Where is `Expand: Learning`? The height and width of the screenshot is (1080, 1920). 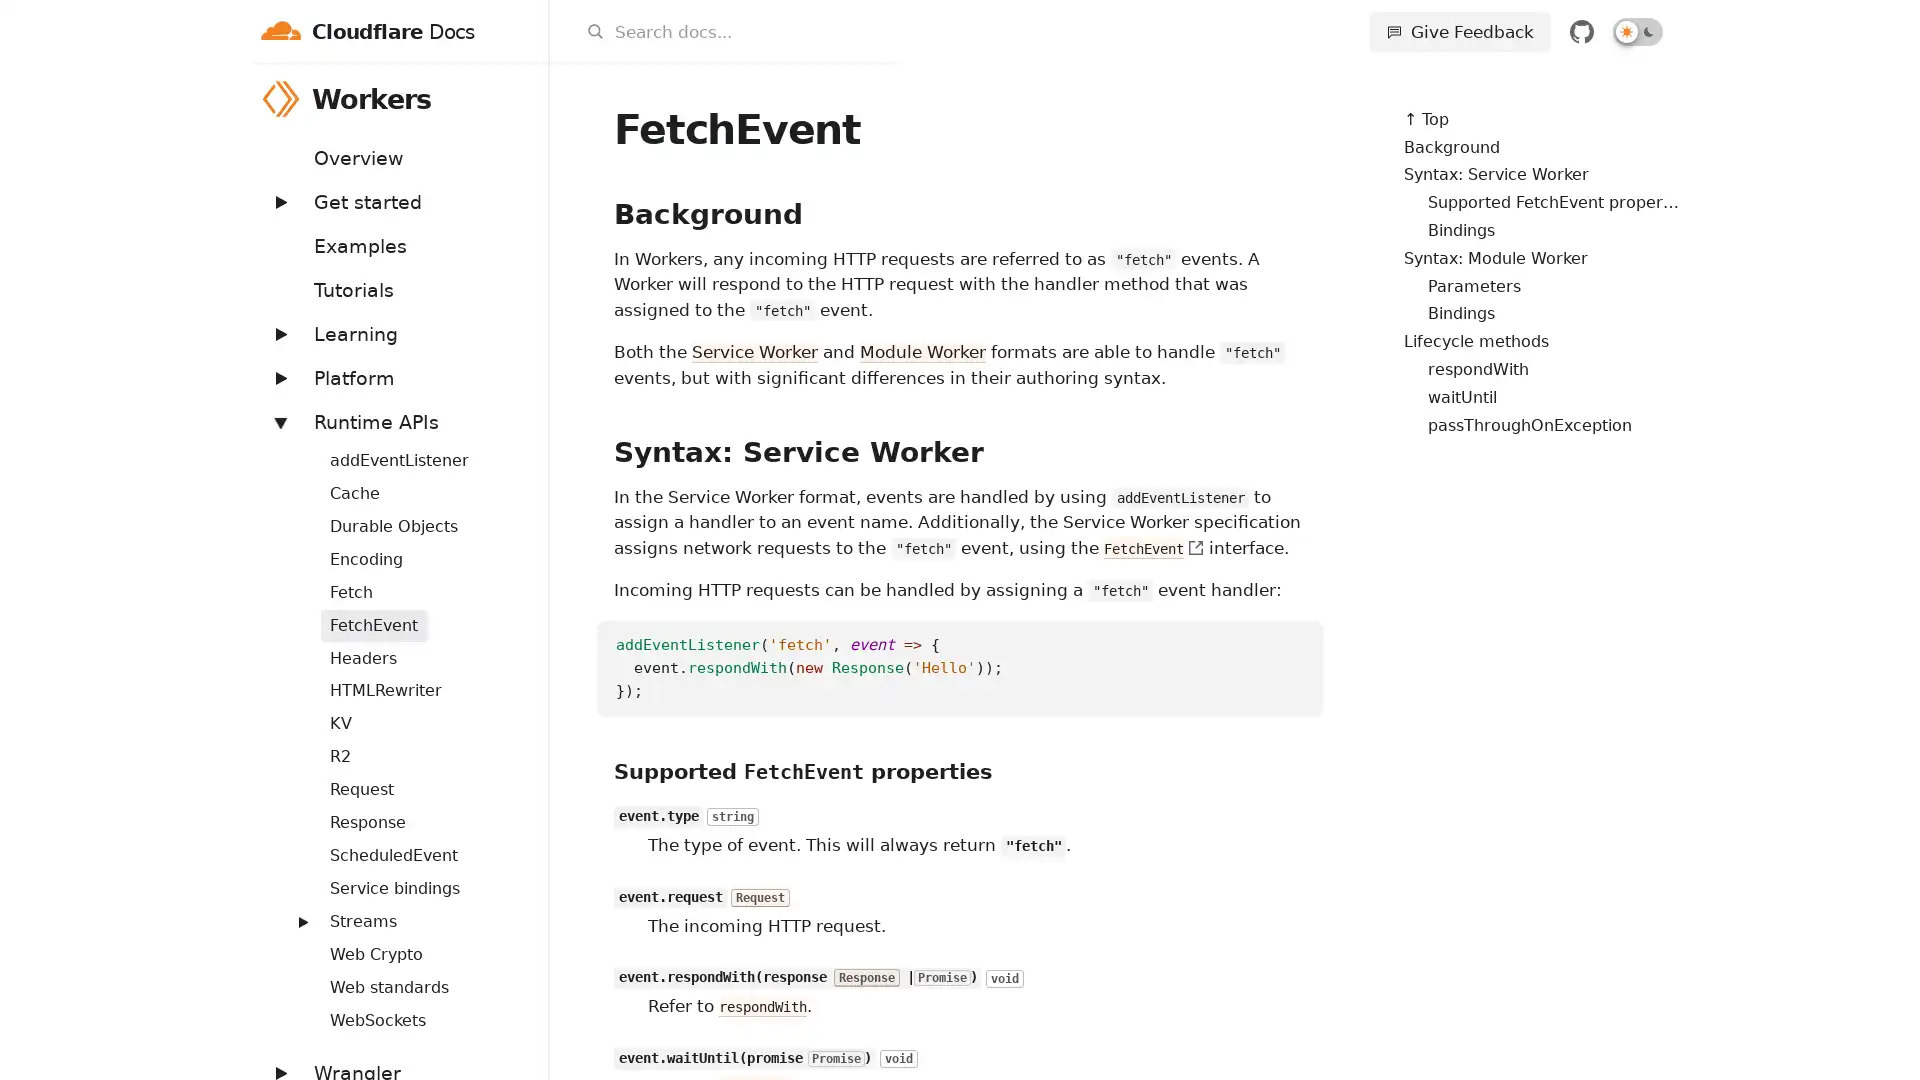
Expand: Learning is located at coordinates (278, 332).